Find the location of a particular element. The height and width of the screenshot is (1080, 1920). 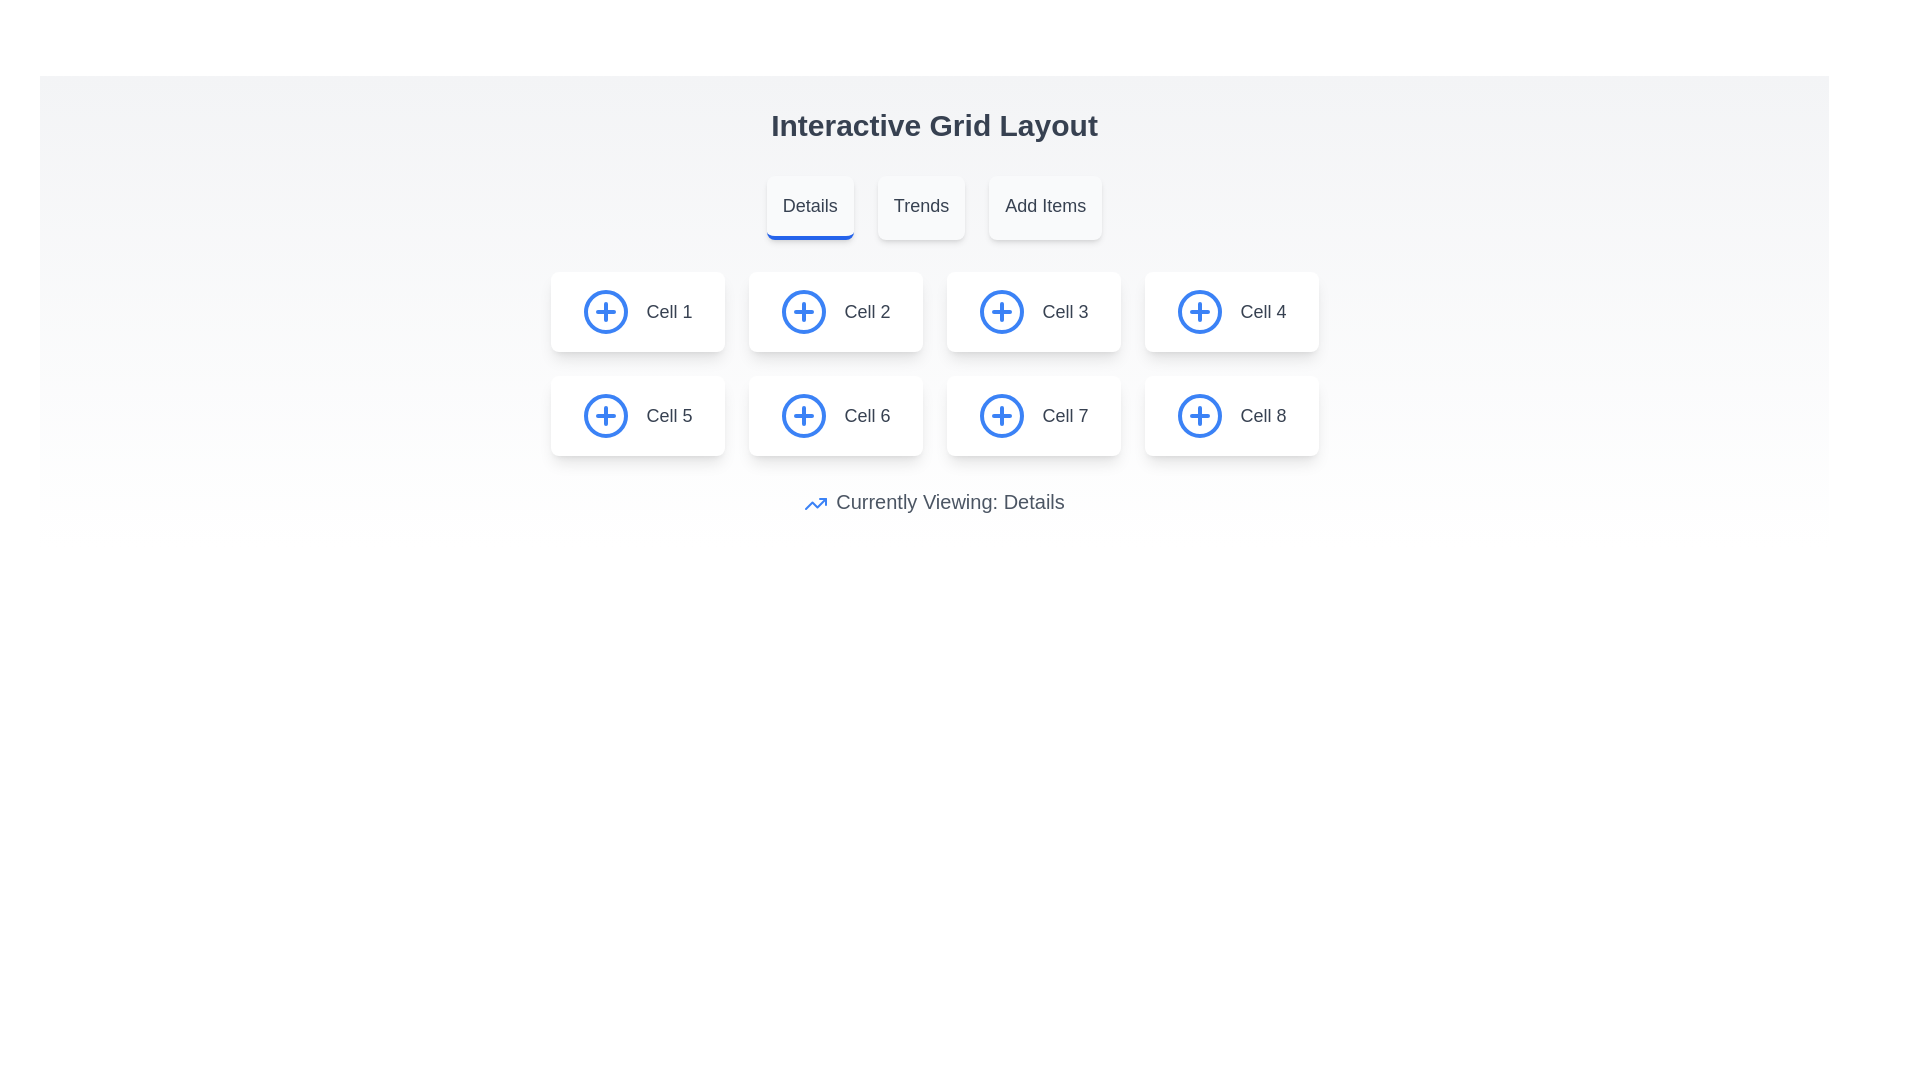

the interactive button located in 'Cell 7' of the grid layout is located at coordinates (1002, 415).